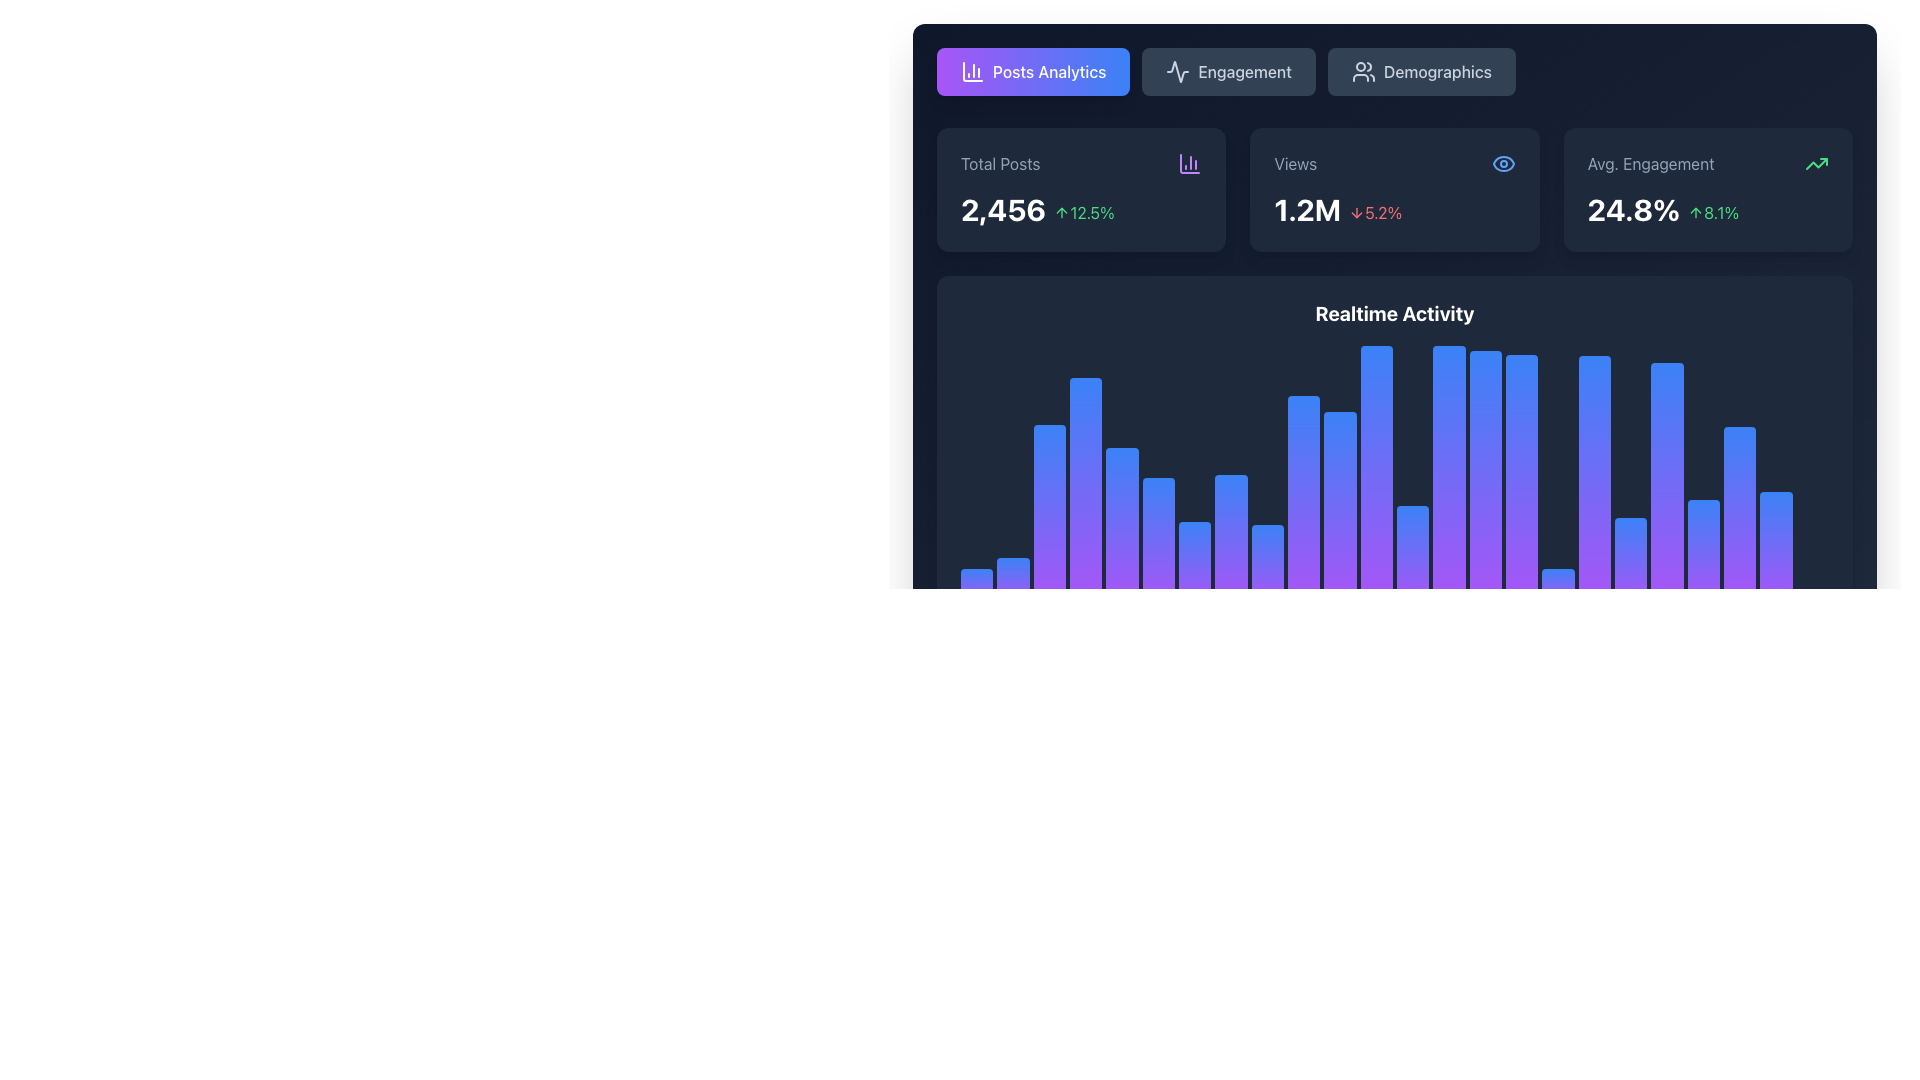 The width and height of the screenshot is (1920, 1080). I want to click on the text label that identifies the metric for views in the analytics card, located above the '1.2M' value and to the left of the eye icon, so click(1295, 163).